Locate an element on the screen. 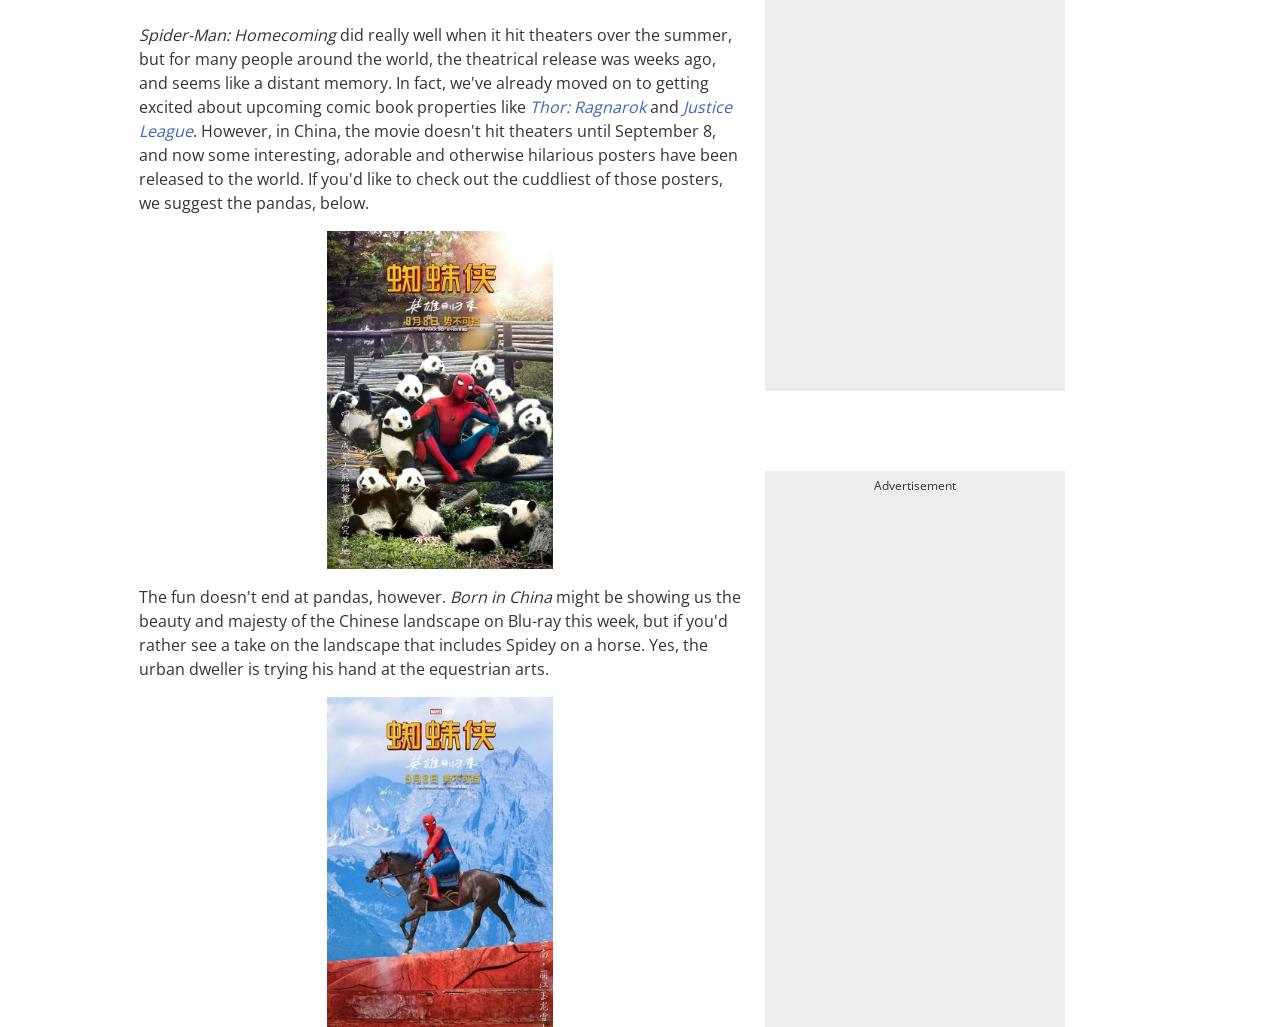  'Advertisement' is located at coordinates (915, 485).